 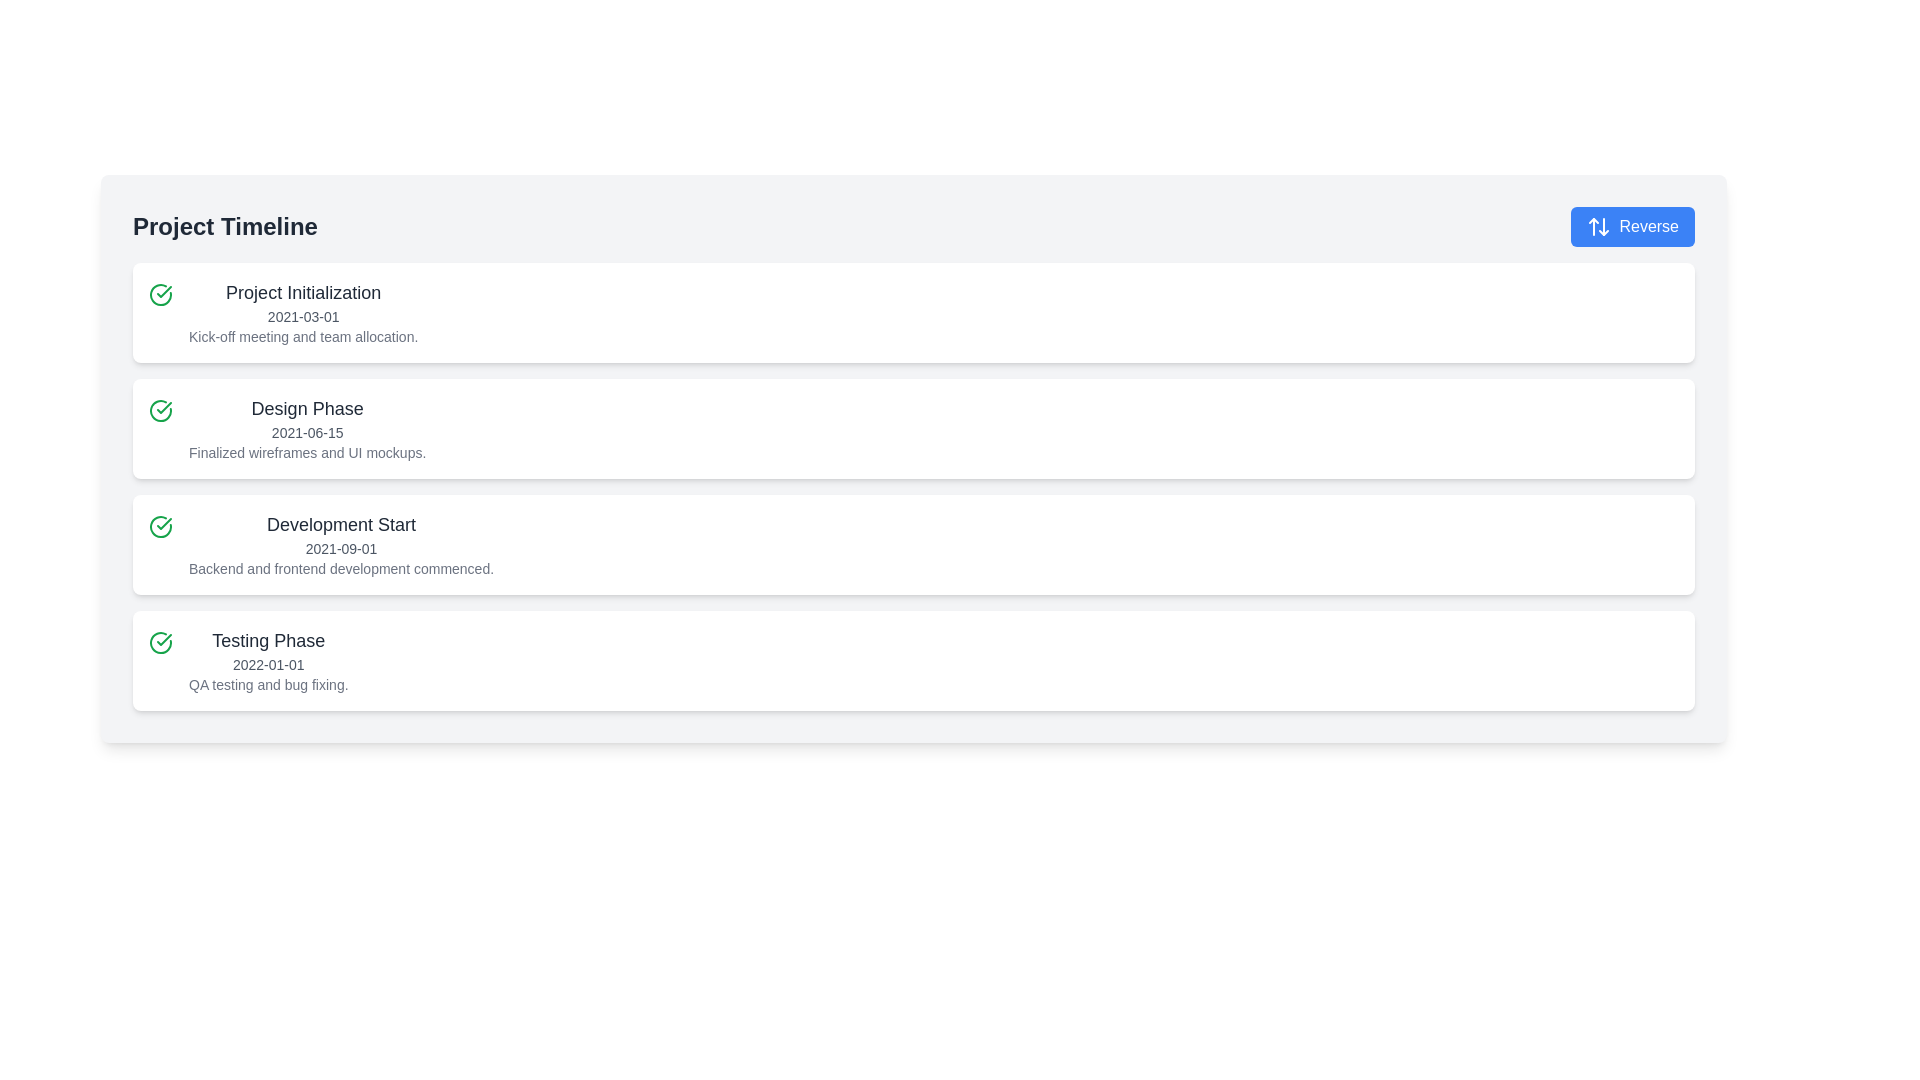 What do you see at coordinates (161, 643) in the screenshot?
I see `the green circular geometric shape with an open arc segment, located in the fourth row of the timeline, to the left of the 'Testing Phase' title` at bounding box center [161, 643].